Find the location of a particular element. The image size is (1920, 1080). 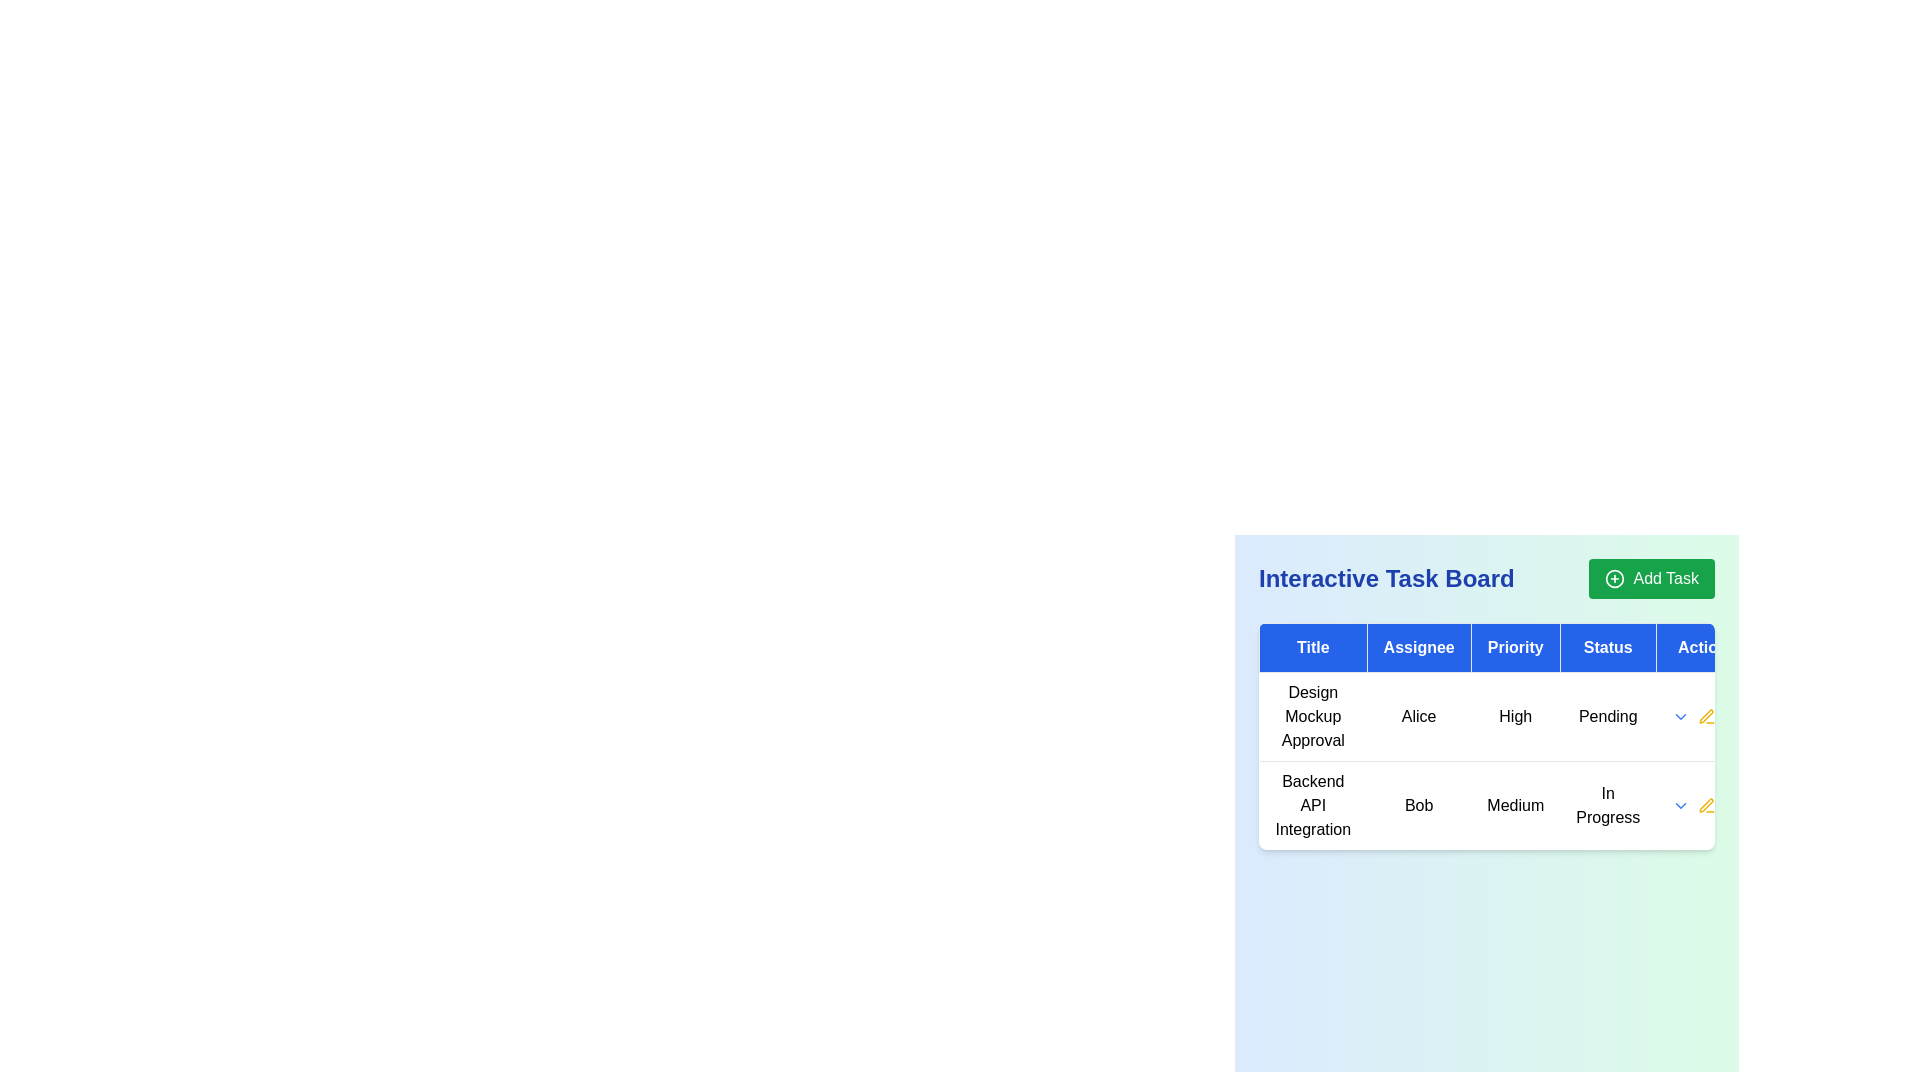

the Dropdown menu trigger icon located in the 'Actions' column of the second row for the 'Backend API Integration' task, adjacent to the 'In Progress' status is located at coordinates (1680, 716).